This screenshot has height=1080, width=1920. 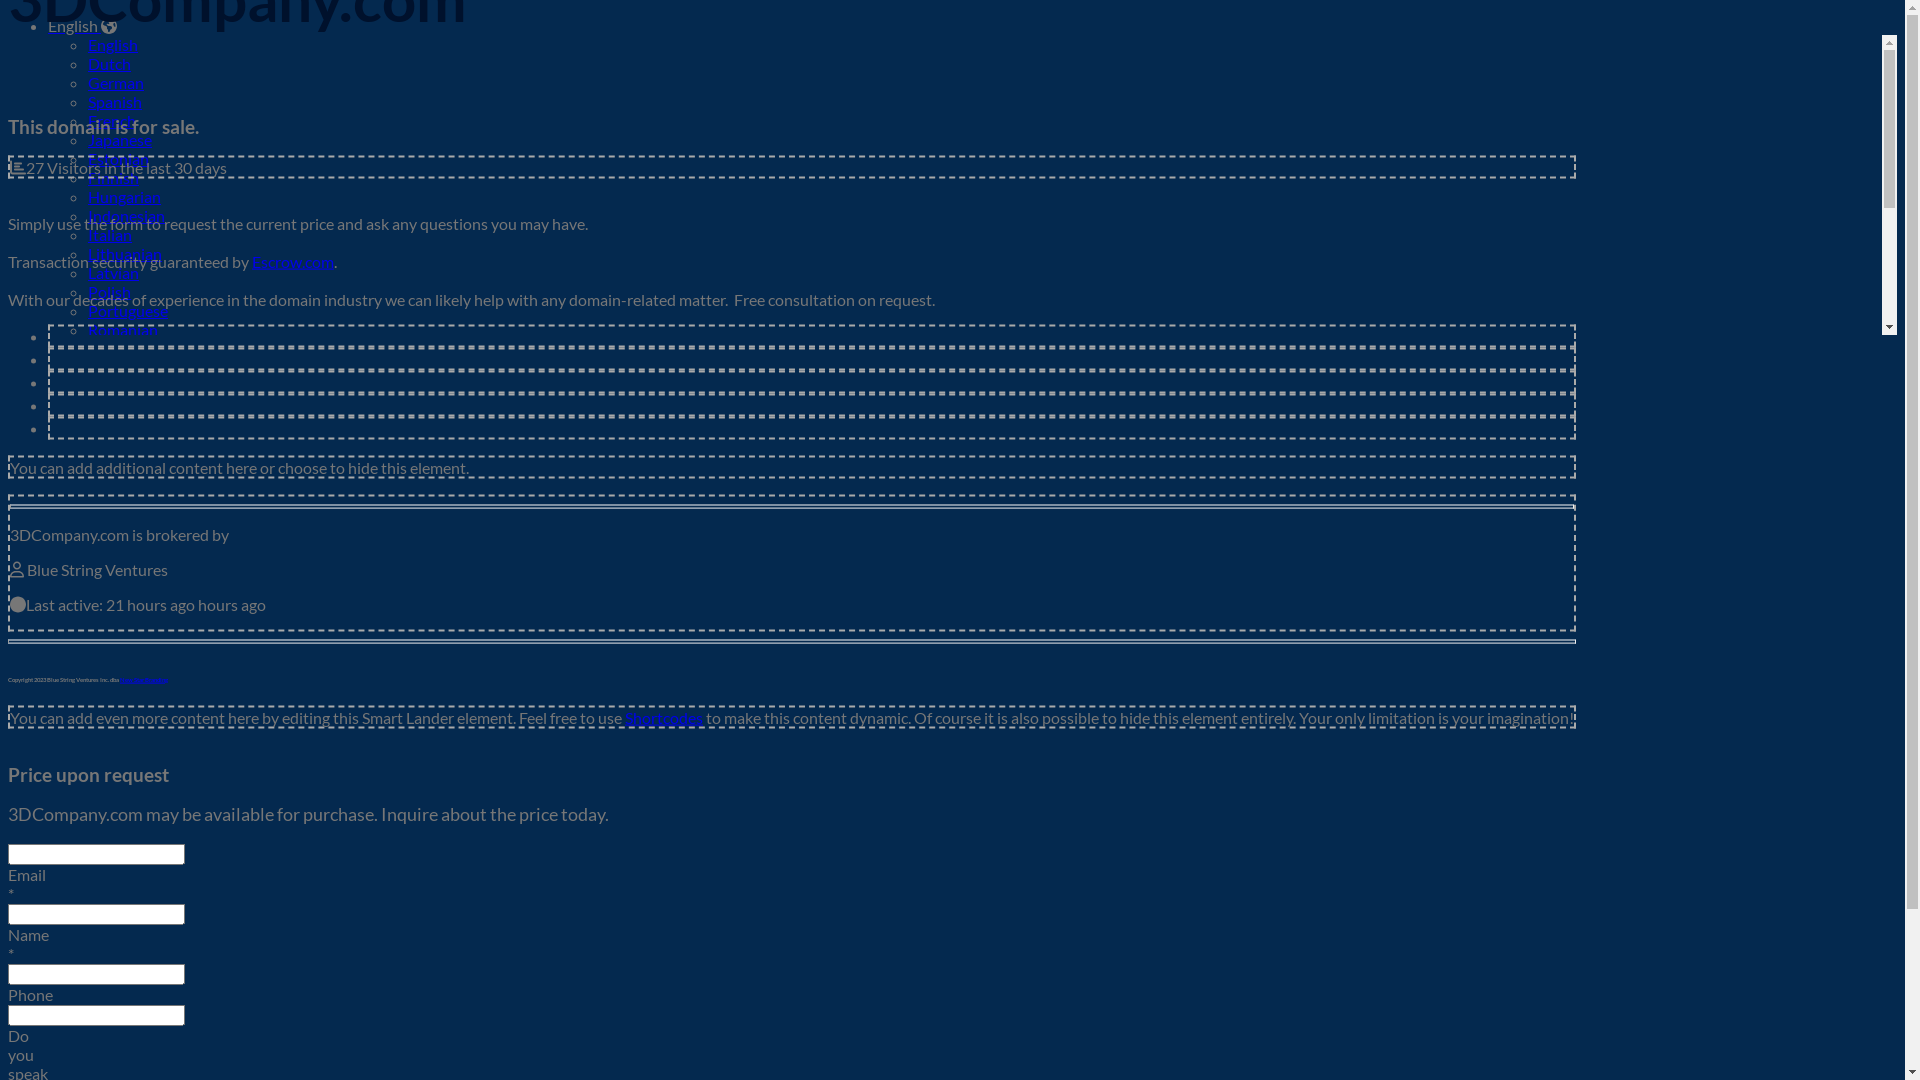 I want to click on 'Dutch', so click(x=108, y=62).